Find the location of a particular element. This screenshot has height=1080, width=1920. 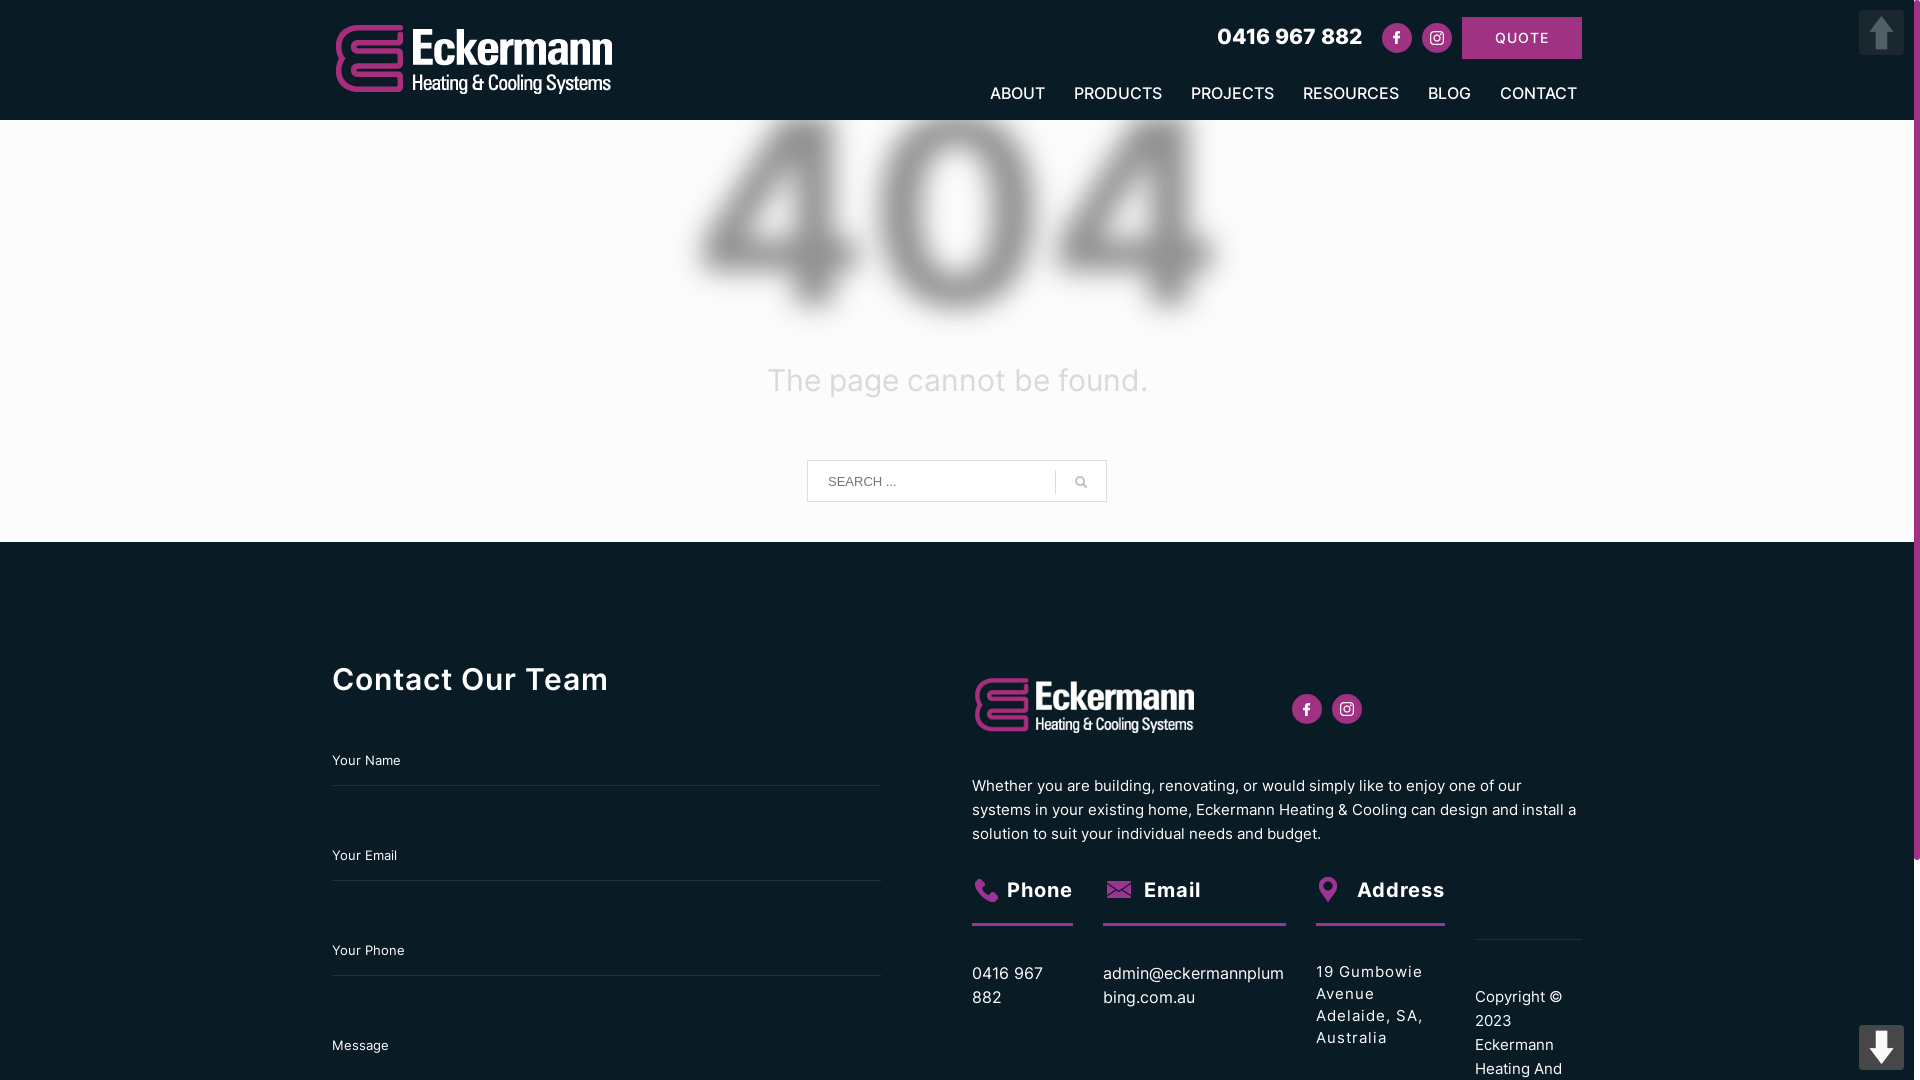

'BLOG' is located at coordinates (1449, 92).